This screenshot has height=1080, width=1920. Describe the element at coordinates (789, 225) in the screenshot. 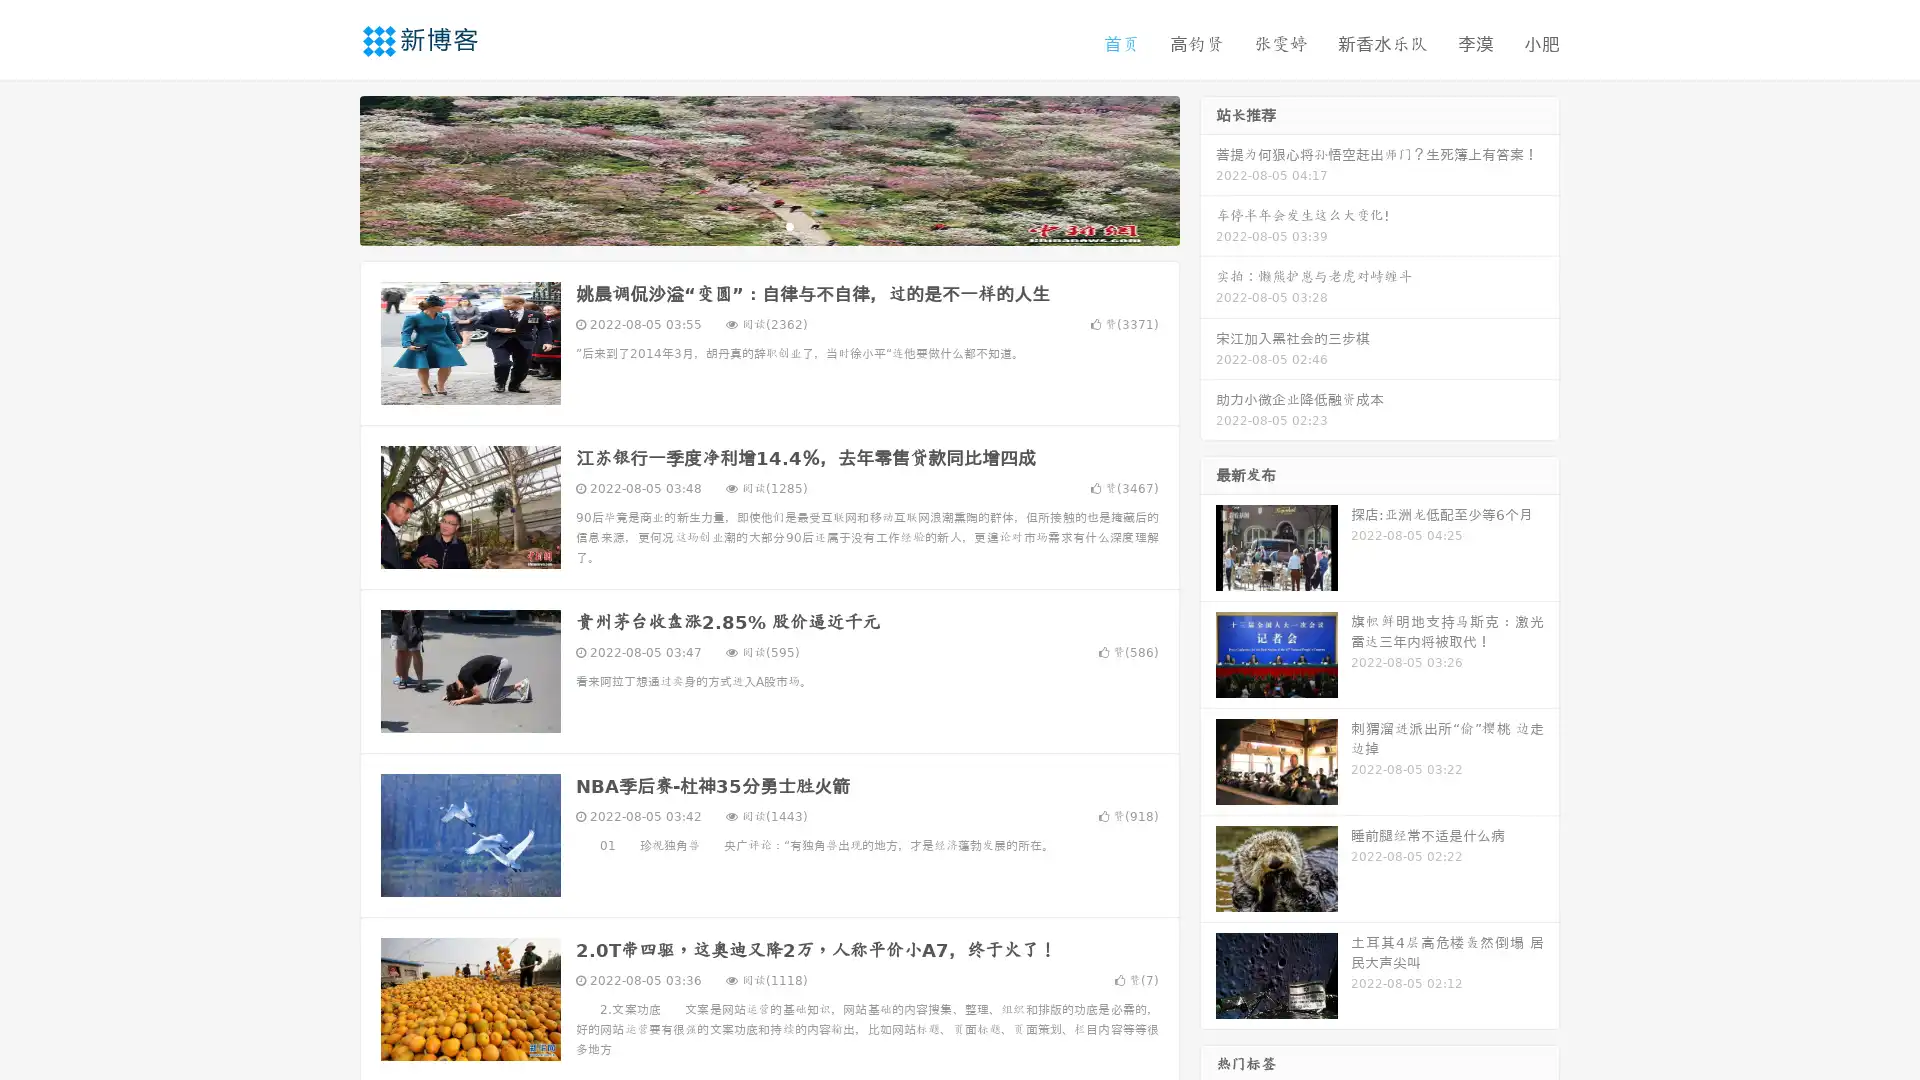

I see `Go to slide 3` at that location.